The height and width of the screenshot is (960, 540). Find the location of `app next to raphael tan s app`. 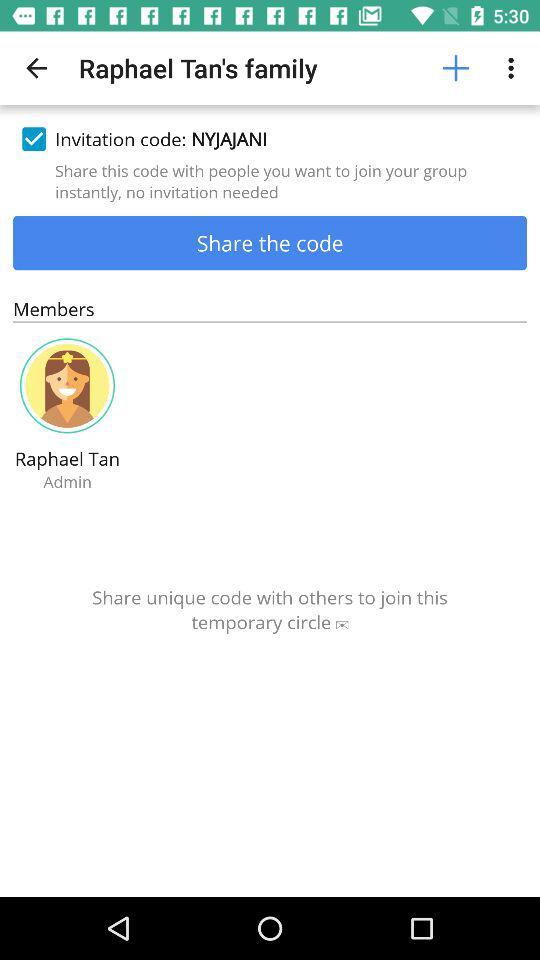

app next to raphael tan s app is located at coordinates (36, 68).